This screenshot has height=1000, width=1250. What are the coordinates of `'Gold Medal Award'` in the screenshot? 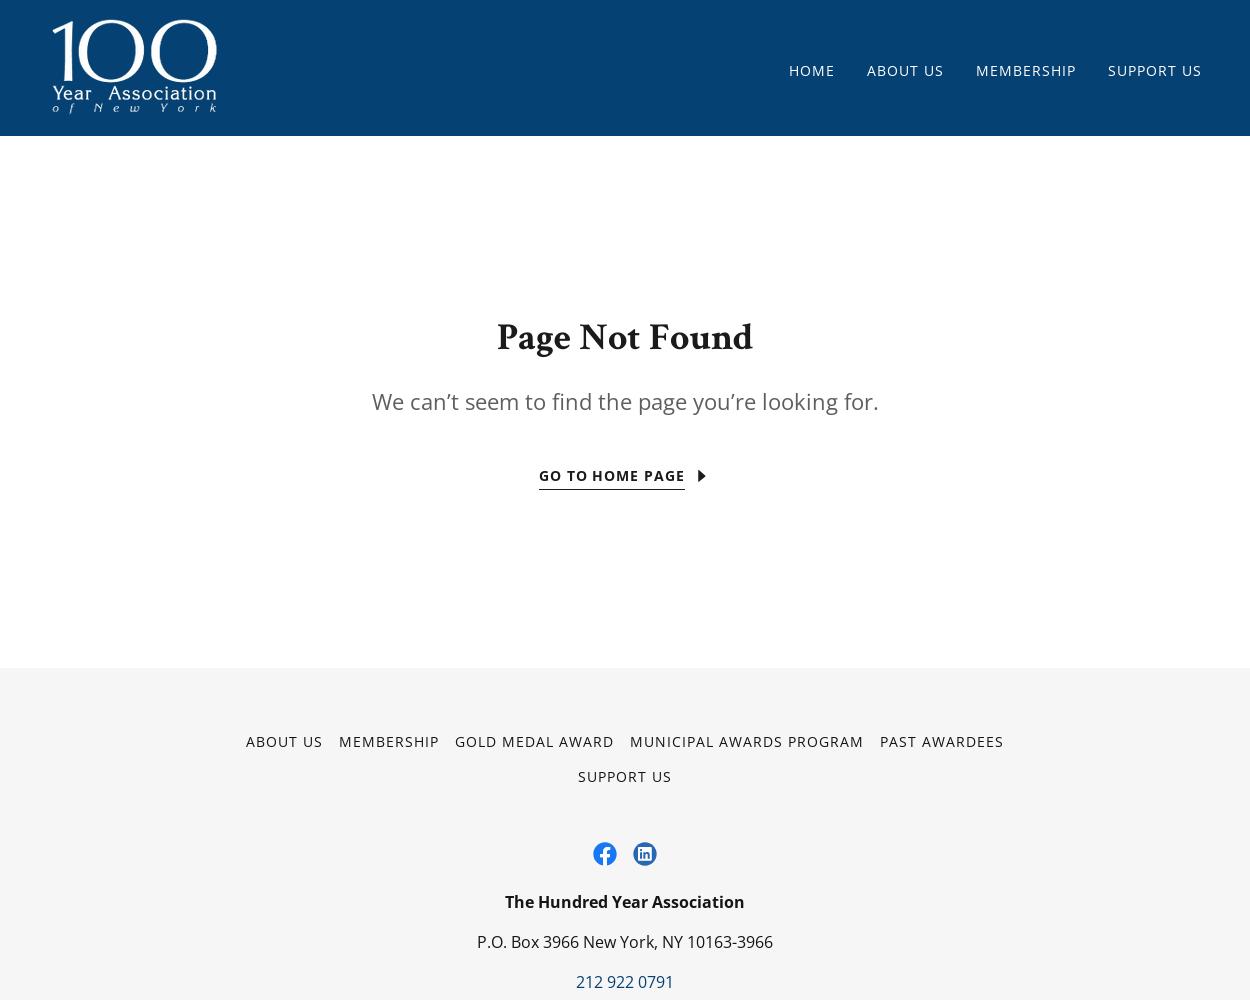 It's located at (534, 740).